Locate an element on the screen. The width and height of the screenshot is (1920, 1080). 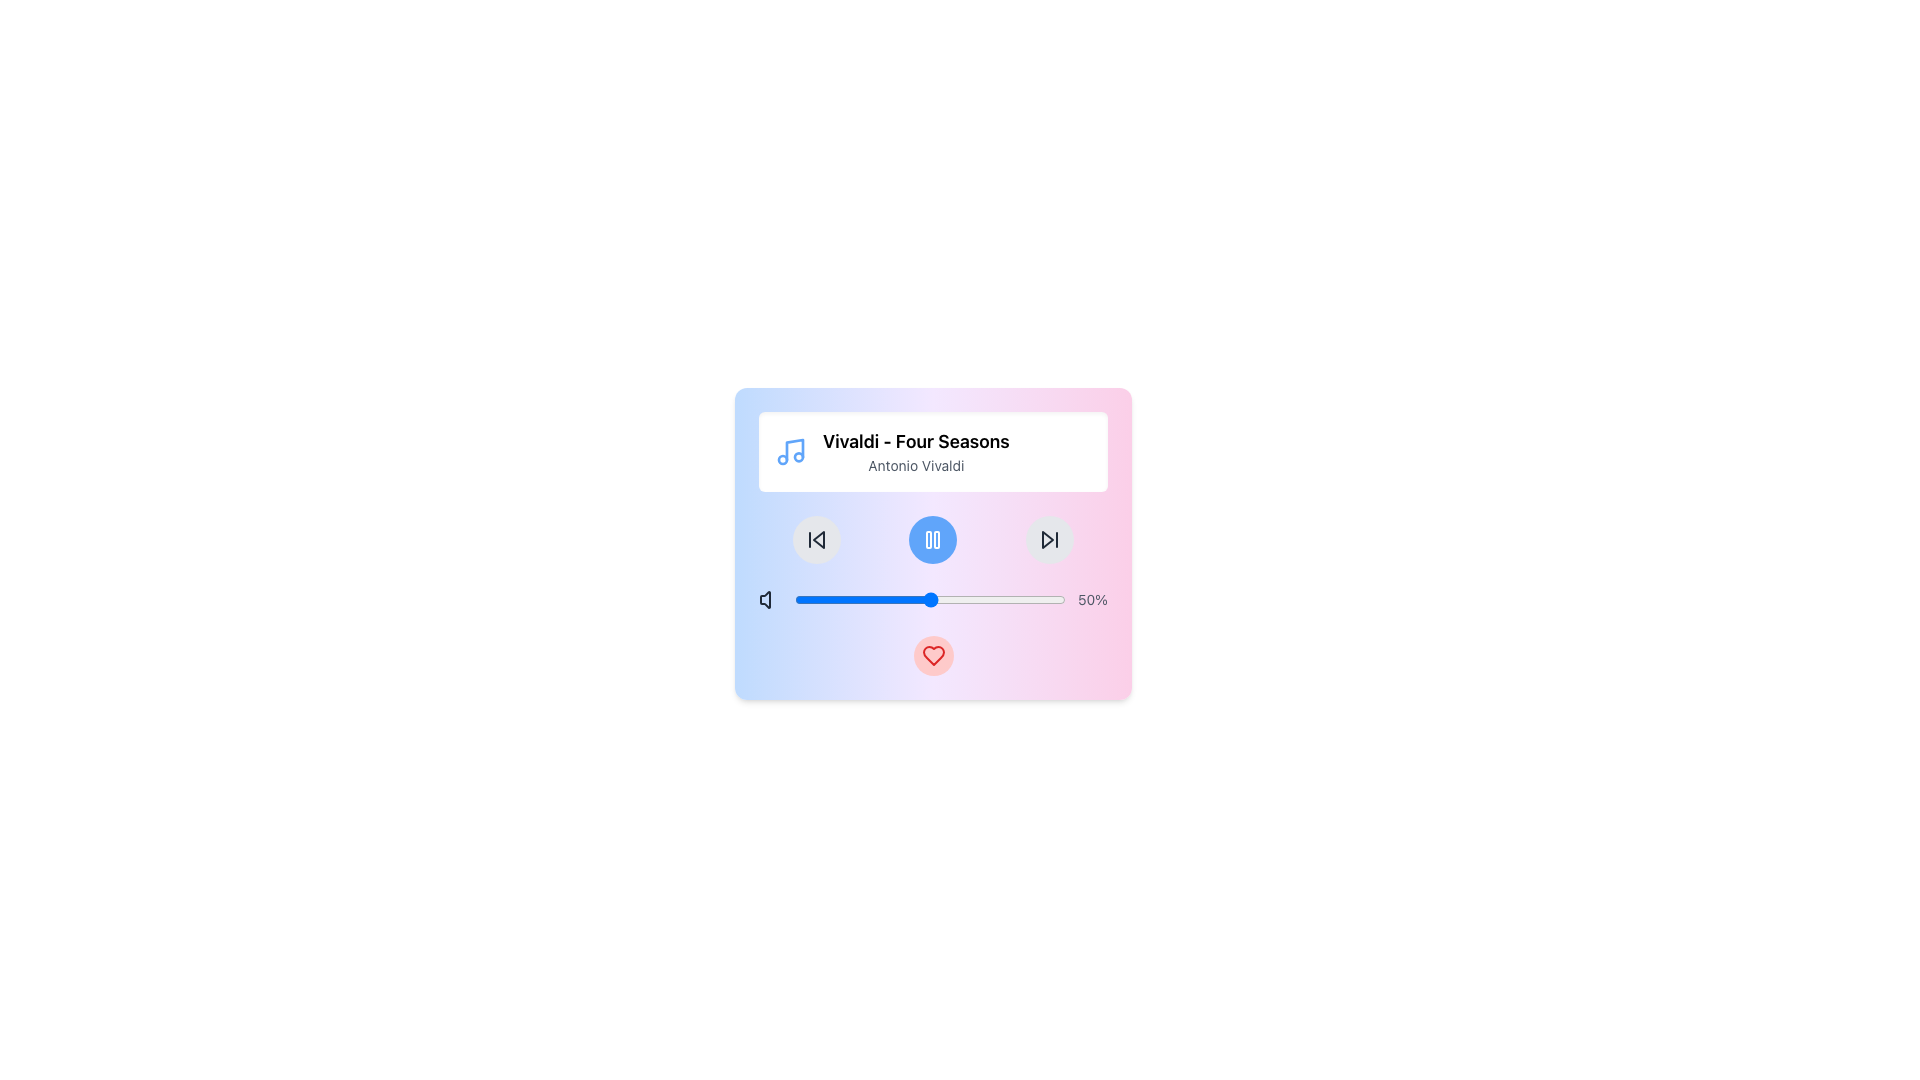
the middle Pause Button with a blue circular background and a 'pause' icon made of two vertical bars is located at coordinates (932, 540).